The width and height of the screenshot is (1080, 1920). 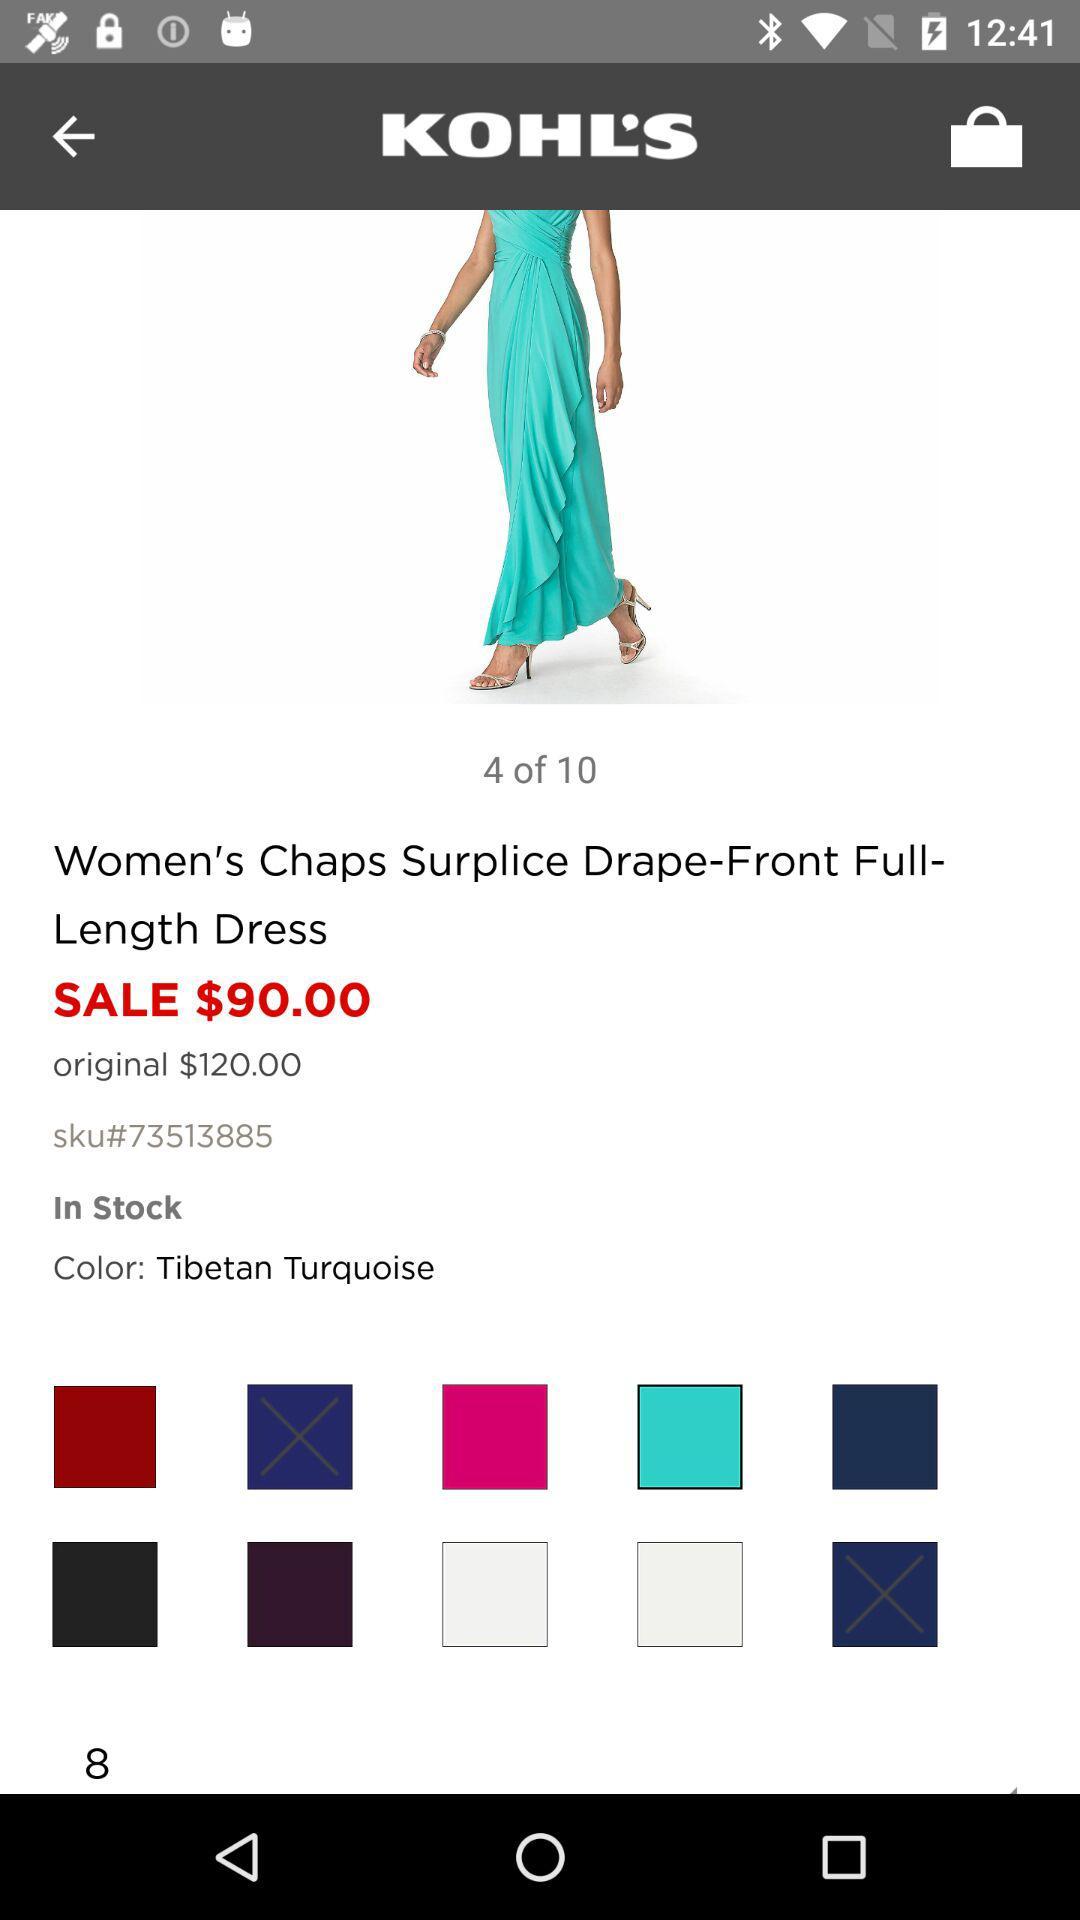 I want to click on go back, so click(x=540, y=135).